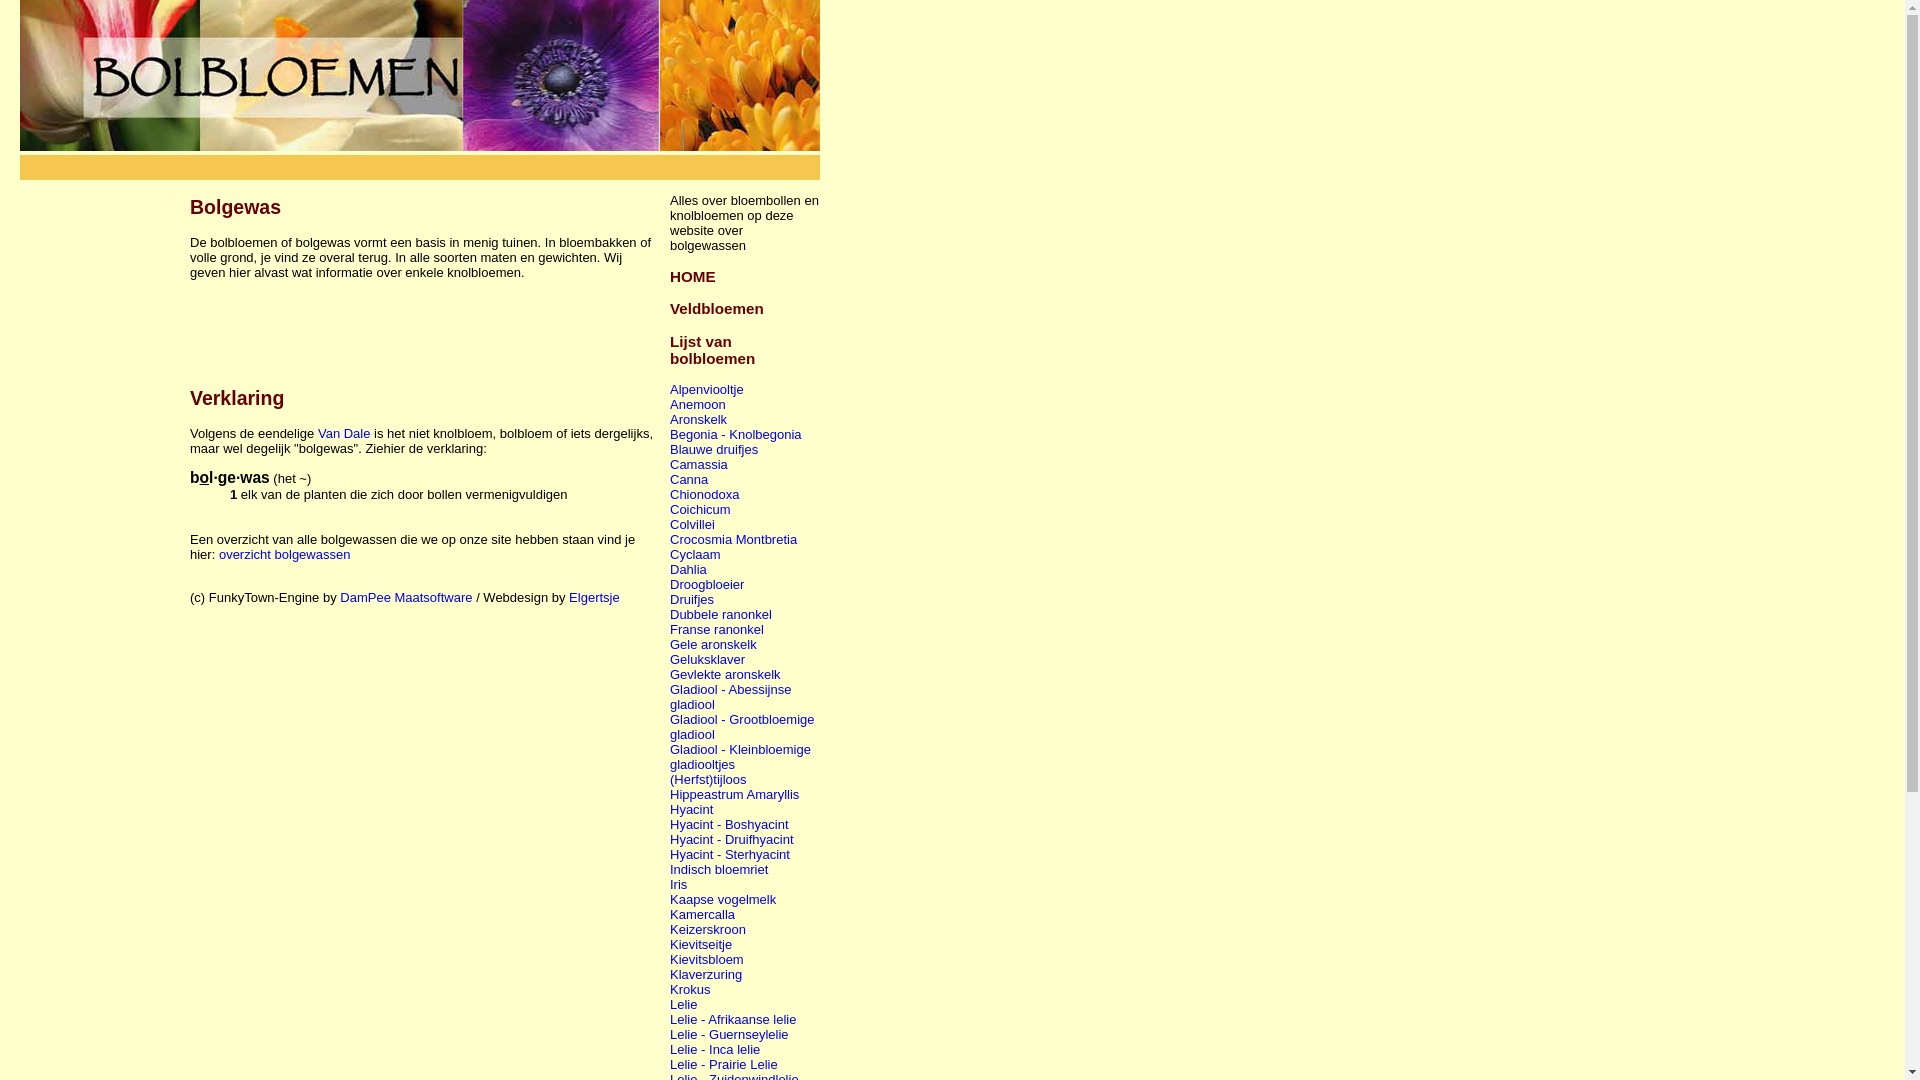 Image resolution: width=1920 pixels, height=1080 pixels. I want to click on 'Gladiool - Abessijnse gladiool', so click(729, 696).